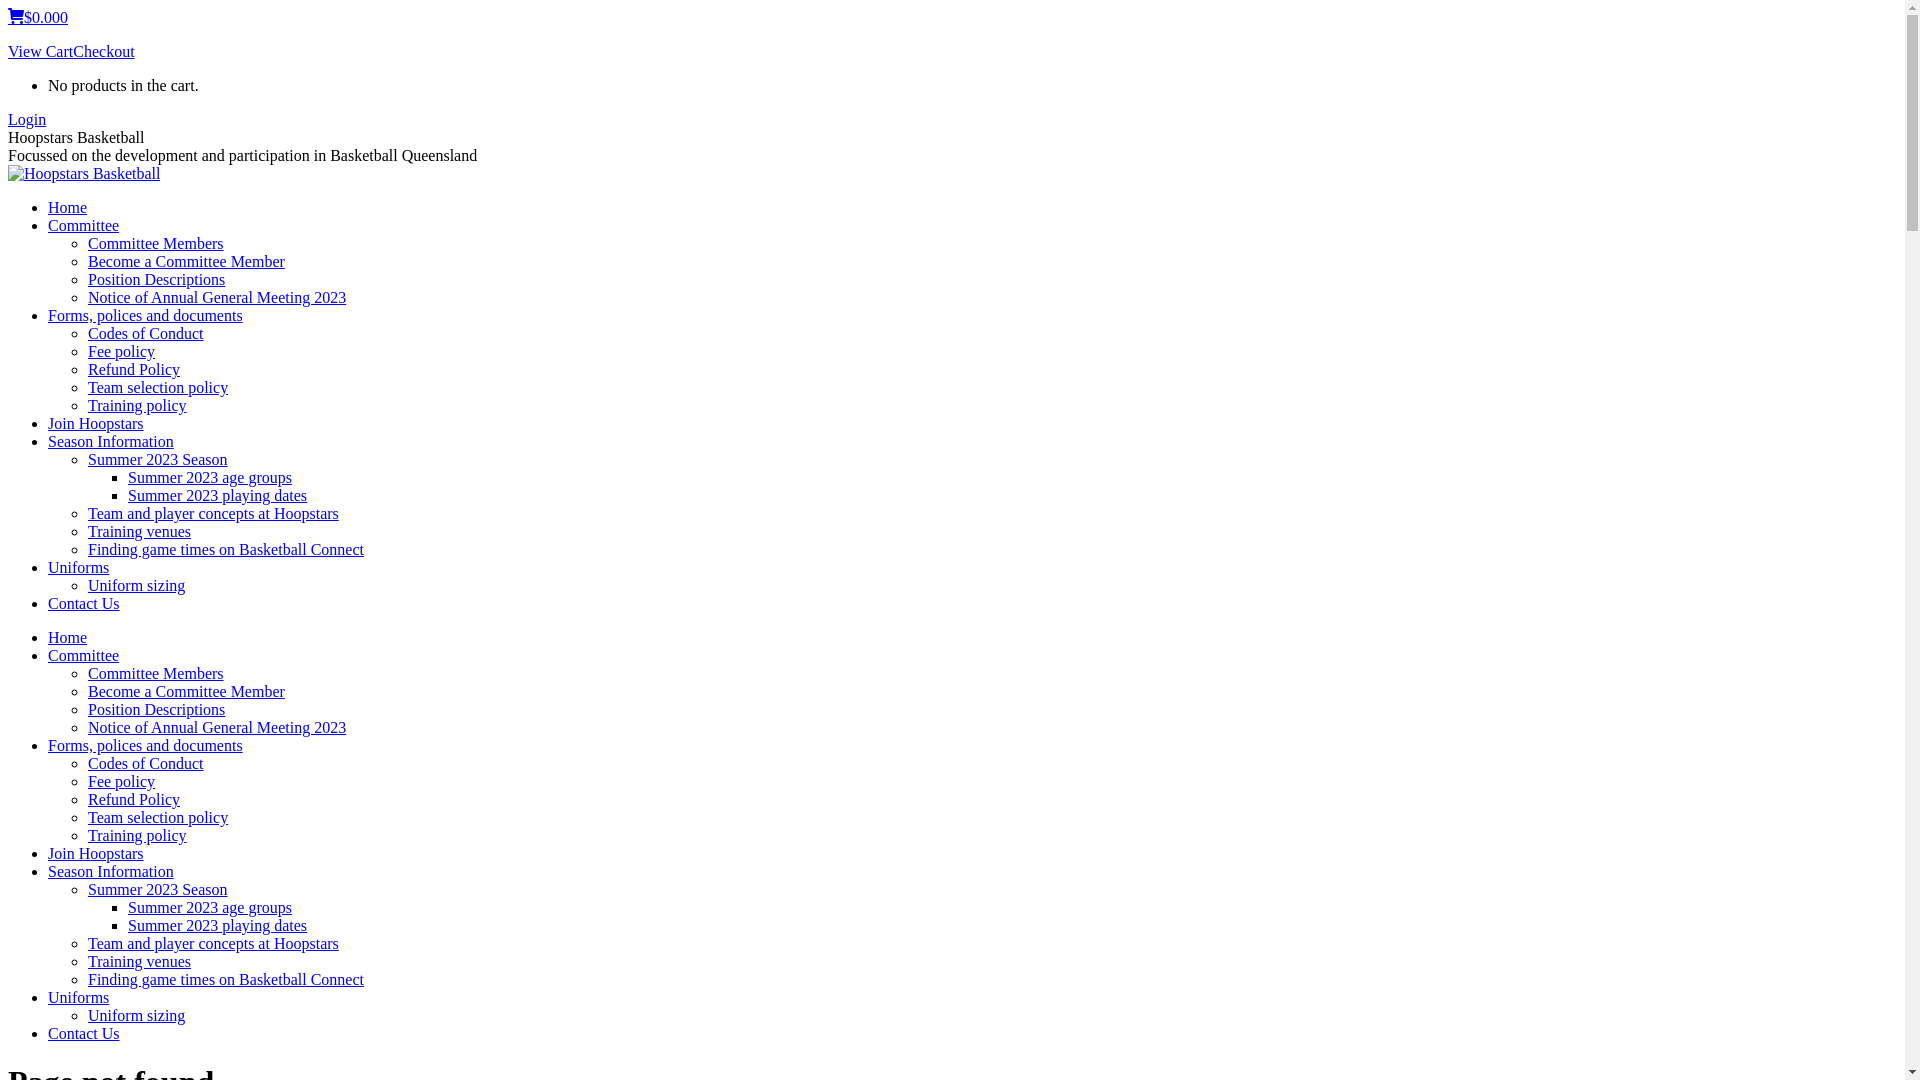 Image resolution: width=1920 pixels, height=1080 pixels. I want to click on 'Summer 2023 age groups', so click(210, 907).